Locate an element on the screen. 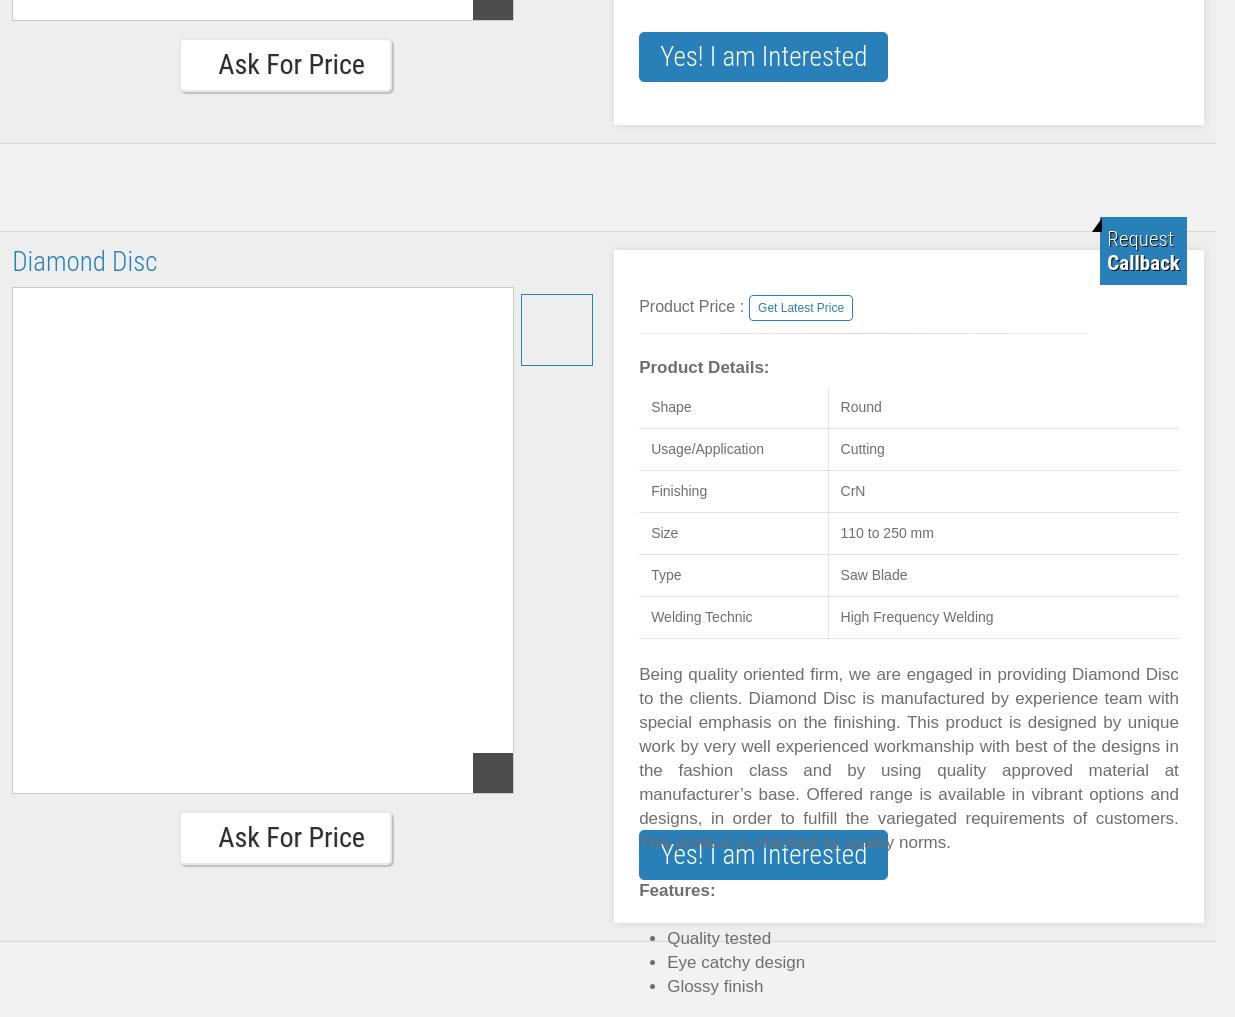 The width and height of the screenshot is (1235, 1017). 'Get Latest Price' is located at coordinates (801, 308).